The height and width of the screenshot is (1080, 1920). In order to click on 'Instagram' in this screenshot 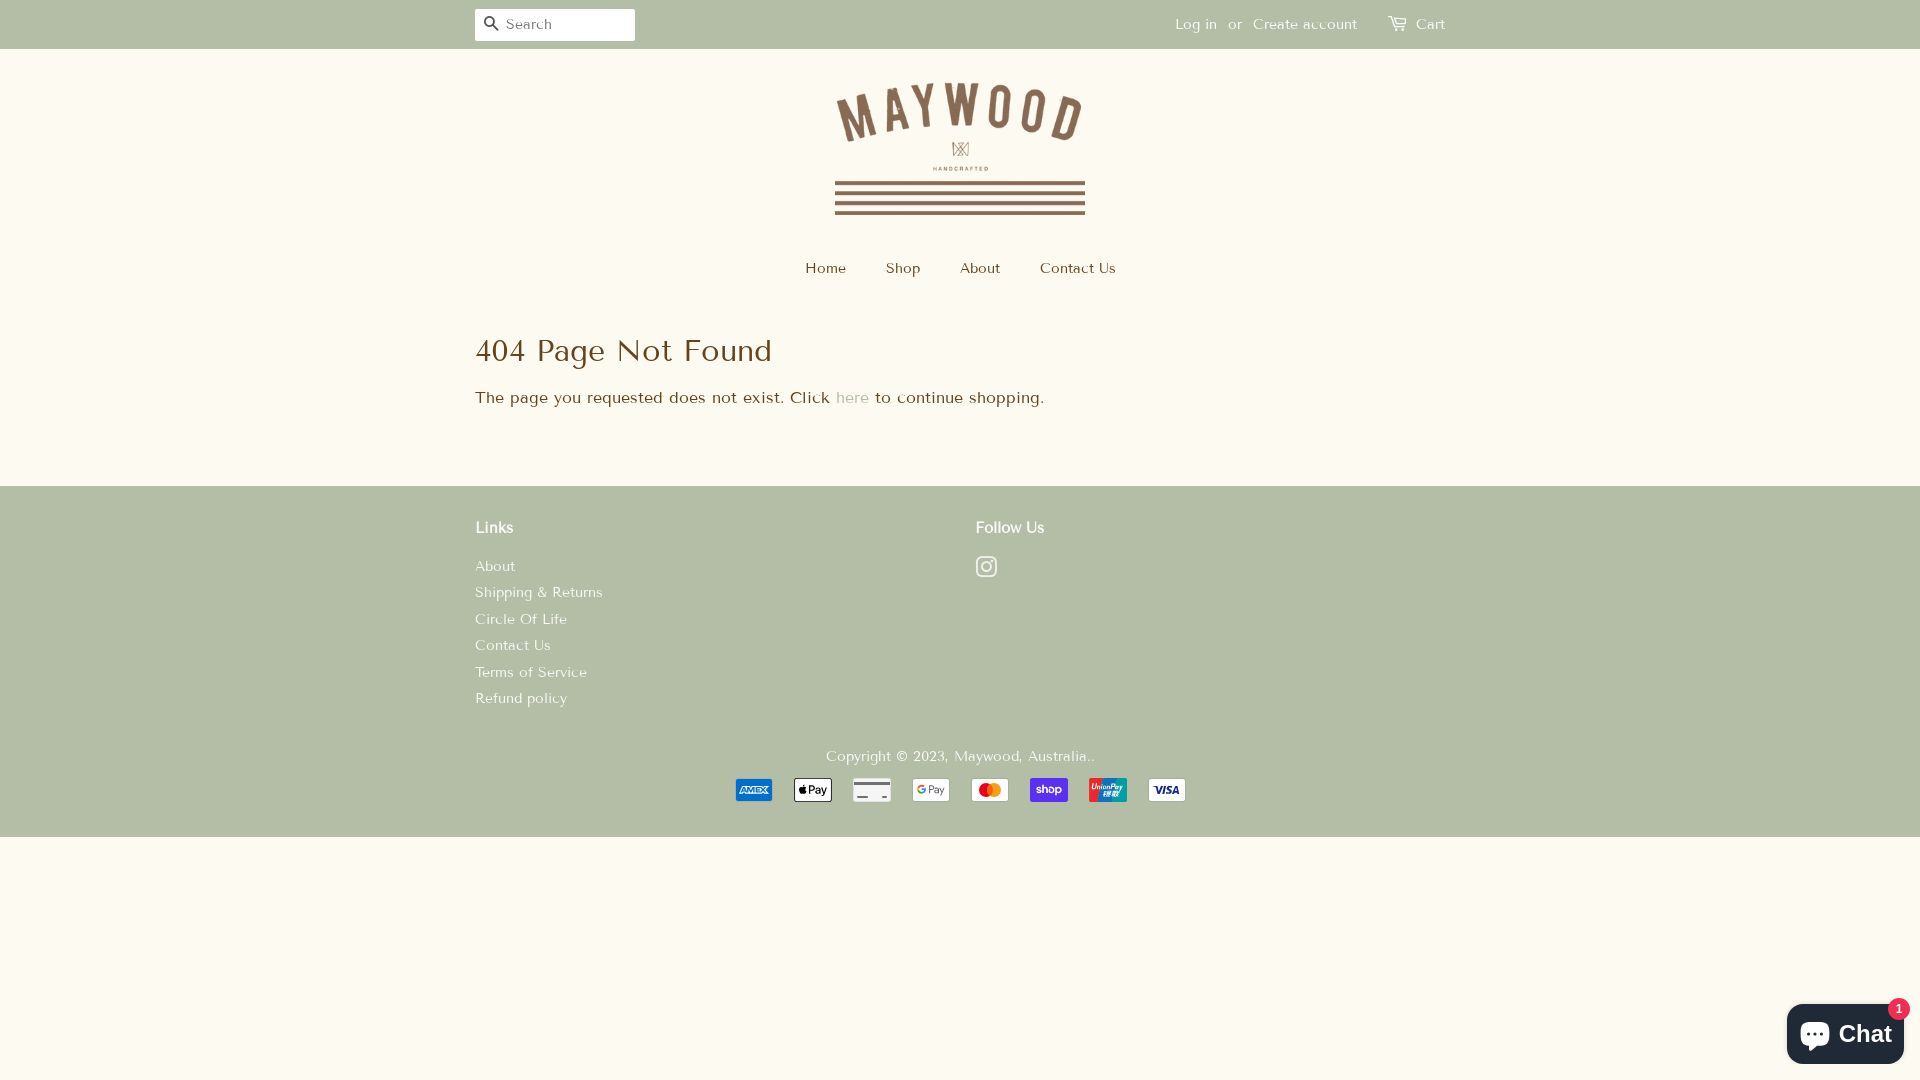, I will do `click(985, 571)`.